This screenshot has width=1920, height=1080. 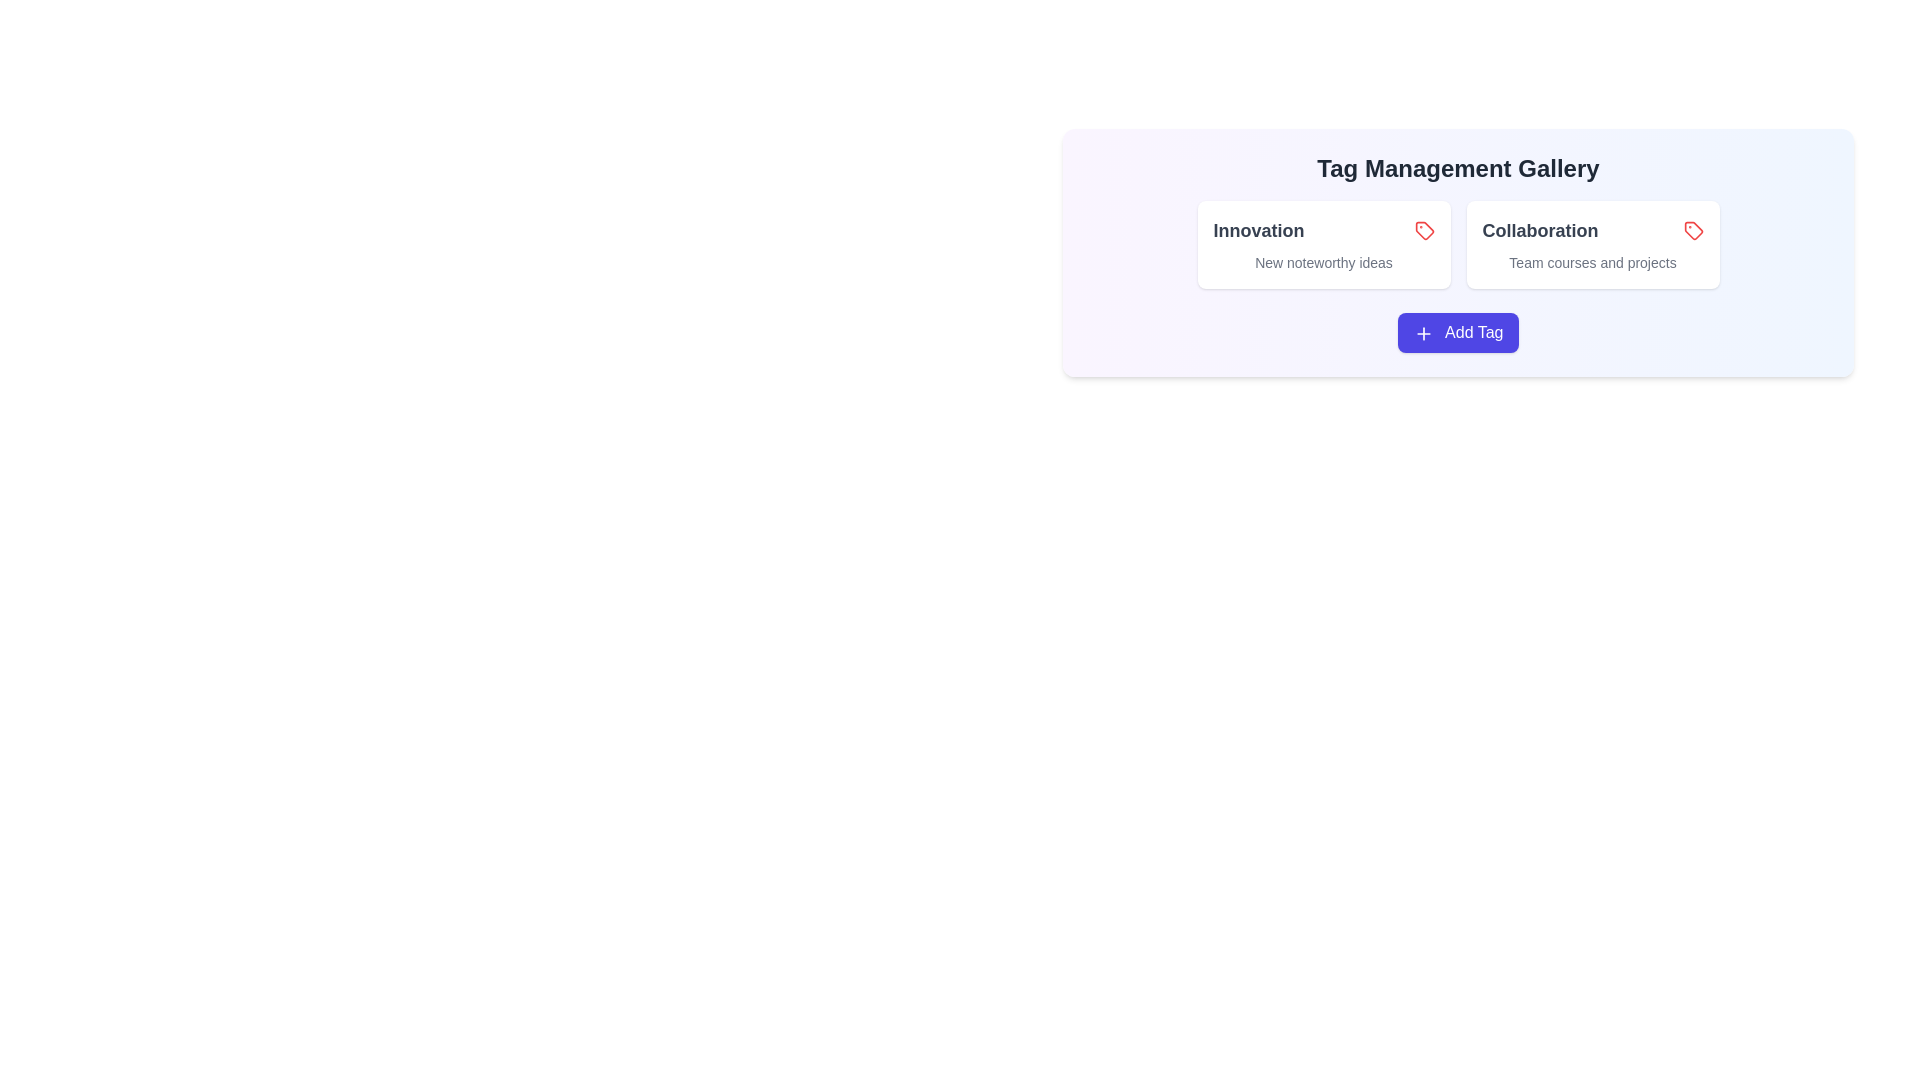 What do you see at coordinates (1592, 261) in the screenshot?
I see `the text label displaying 'Team courses and projects' styled in gray, located beneath the 'Collaboration' title within the white card interface` at bounding box center [1592, 261].